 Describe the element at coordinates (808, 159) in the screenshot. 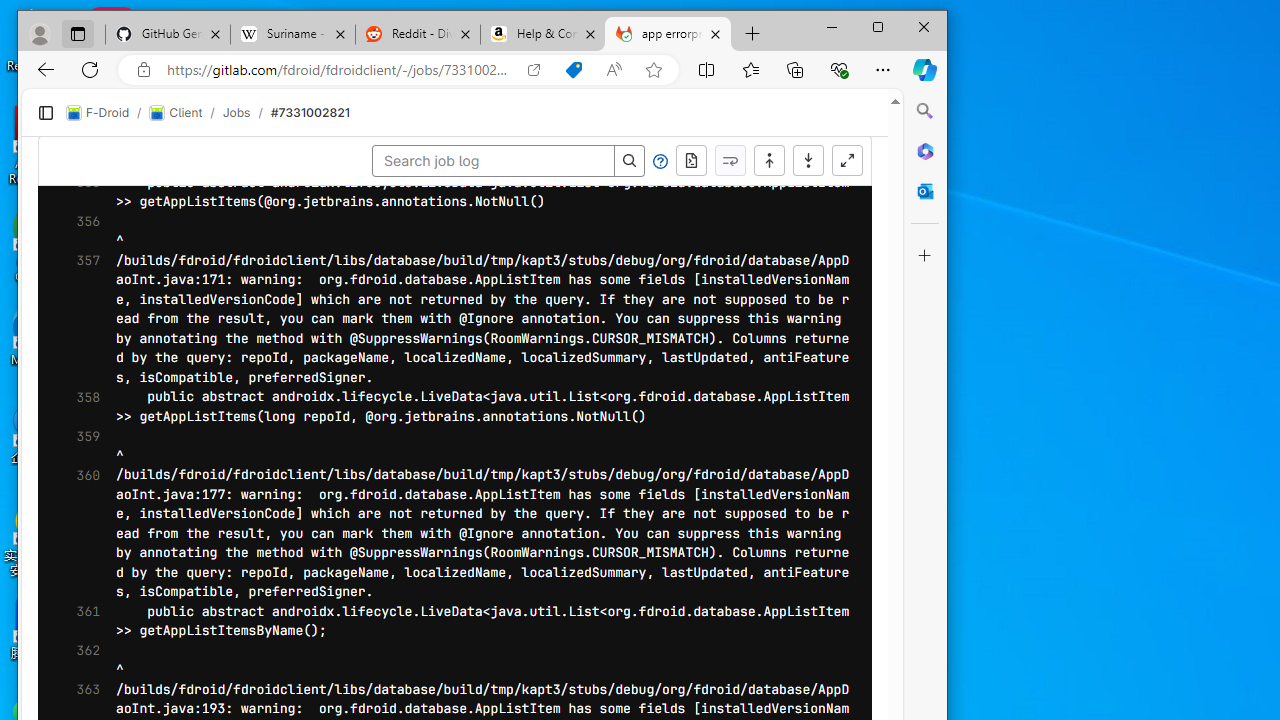

I see `'Scroll to bottom'` at that location.